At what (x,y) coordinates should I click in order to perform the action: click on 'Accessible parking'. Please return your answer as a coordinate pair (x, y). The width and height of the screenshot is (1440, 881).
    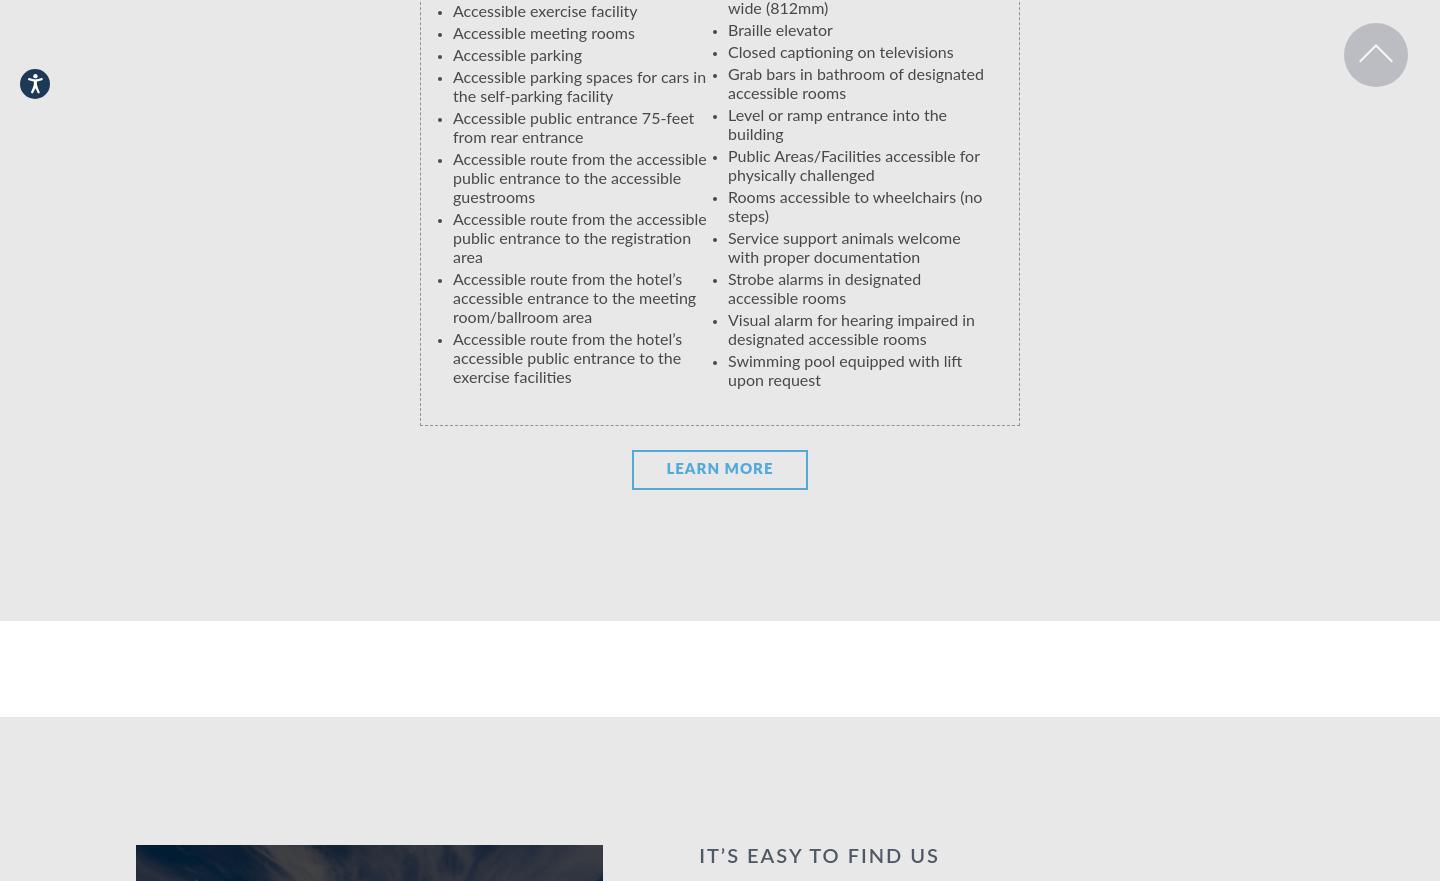
    Looking at the image, I should click on (453, 56).